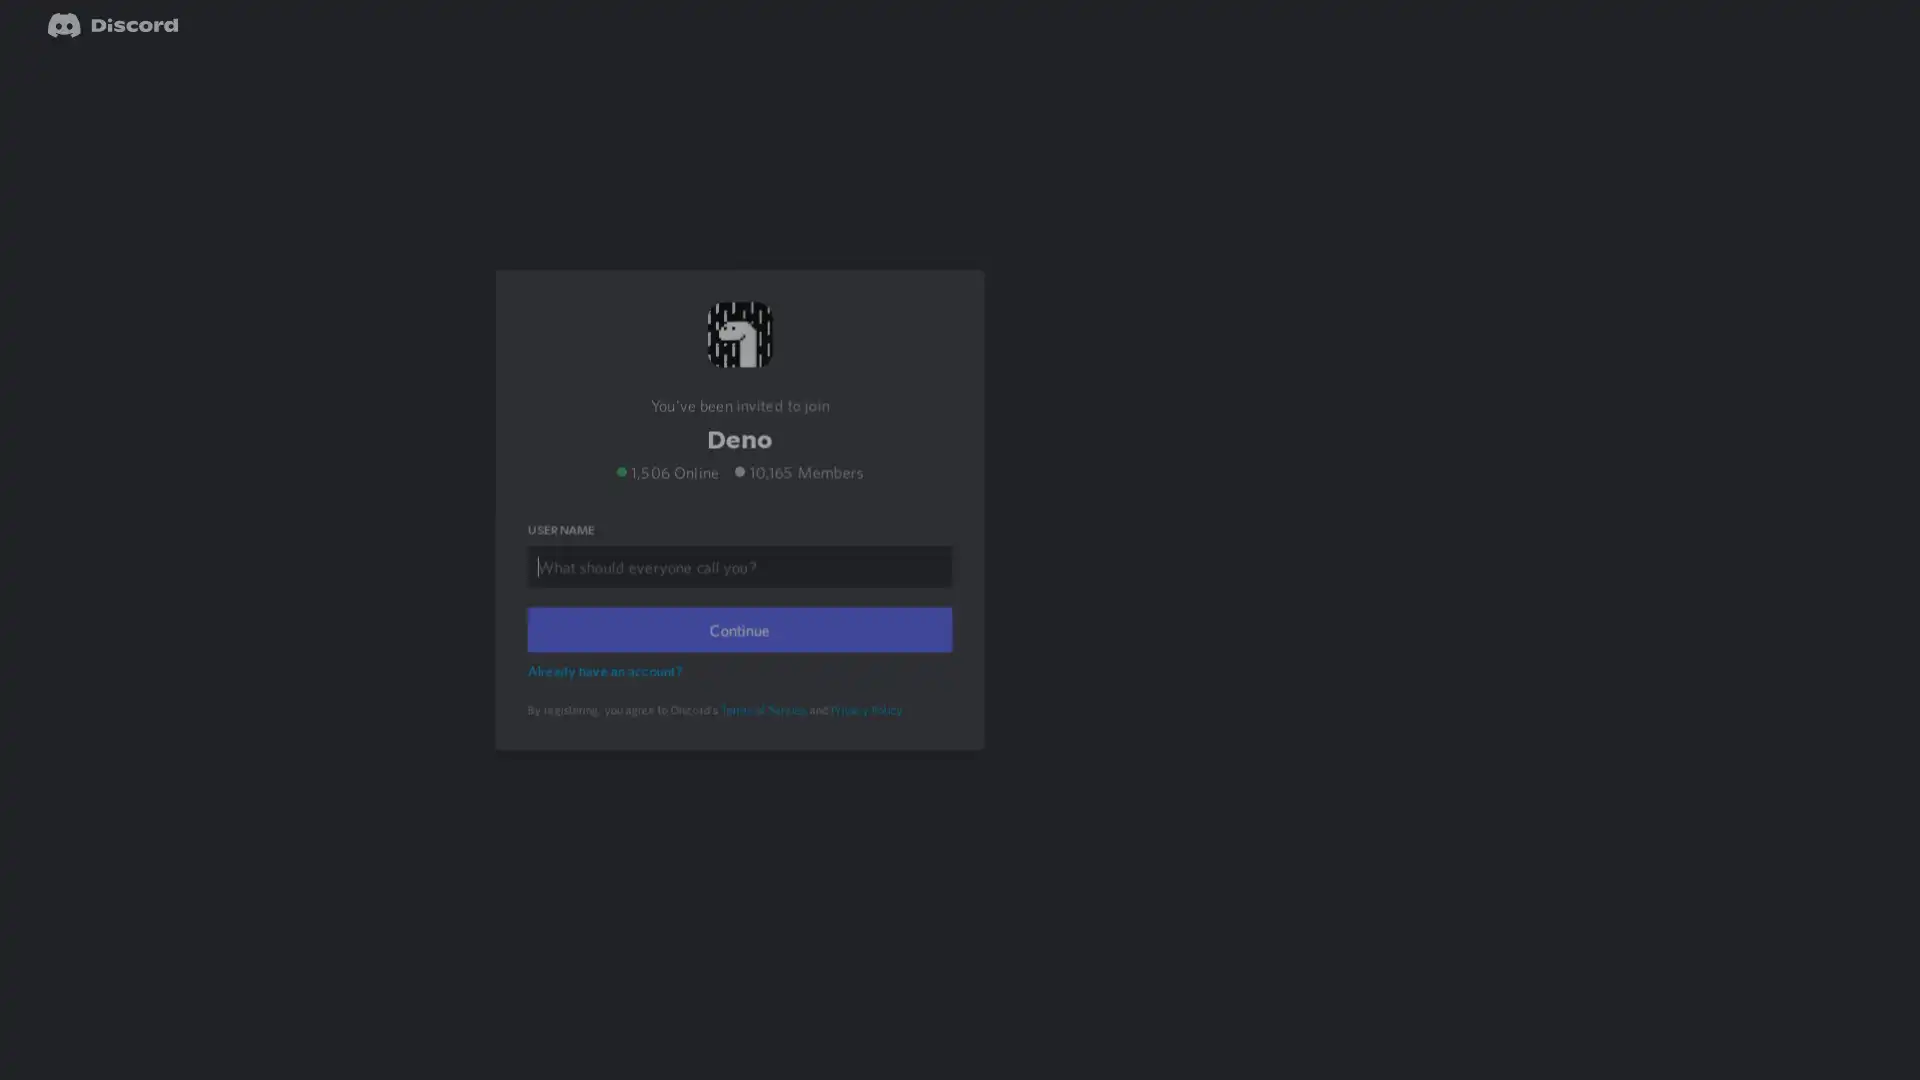 The image size is (1920, 1080). Describe the element at coordinates (738, 656) in the screenshot. I see `Continue` at that location.